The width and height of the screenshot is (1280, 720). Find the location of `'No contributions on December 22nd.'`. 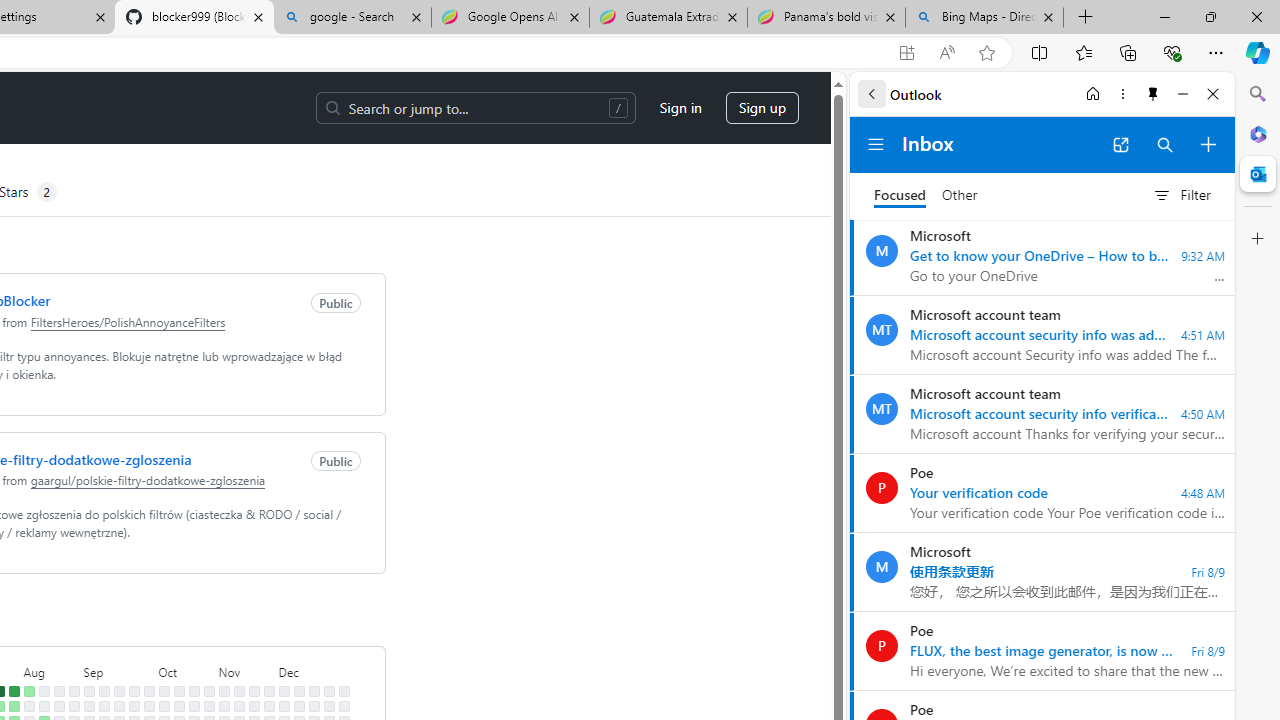

'No contributions on December 22nd.' is located at coordinates (328, 690).